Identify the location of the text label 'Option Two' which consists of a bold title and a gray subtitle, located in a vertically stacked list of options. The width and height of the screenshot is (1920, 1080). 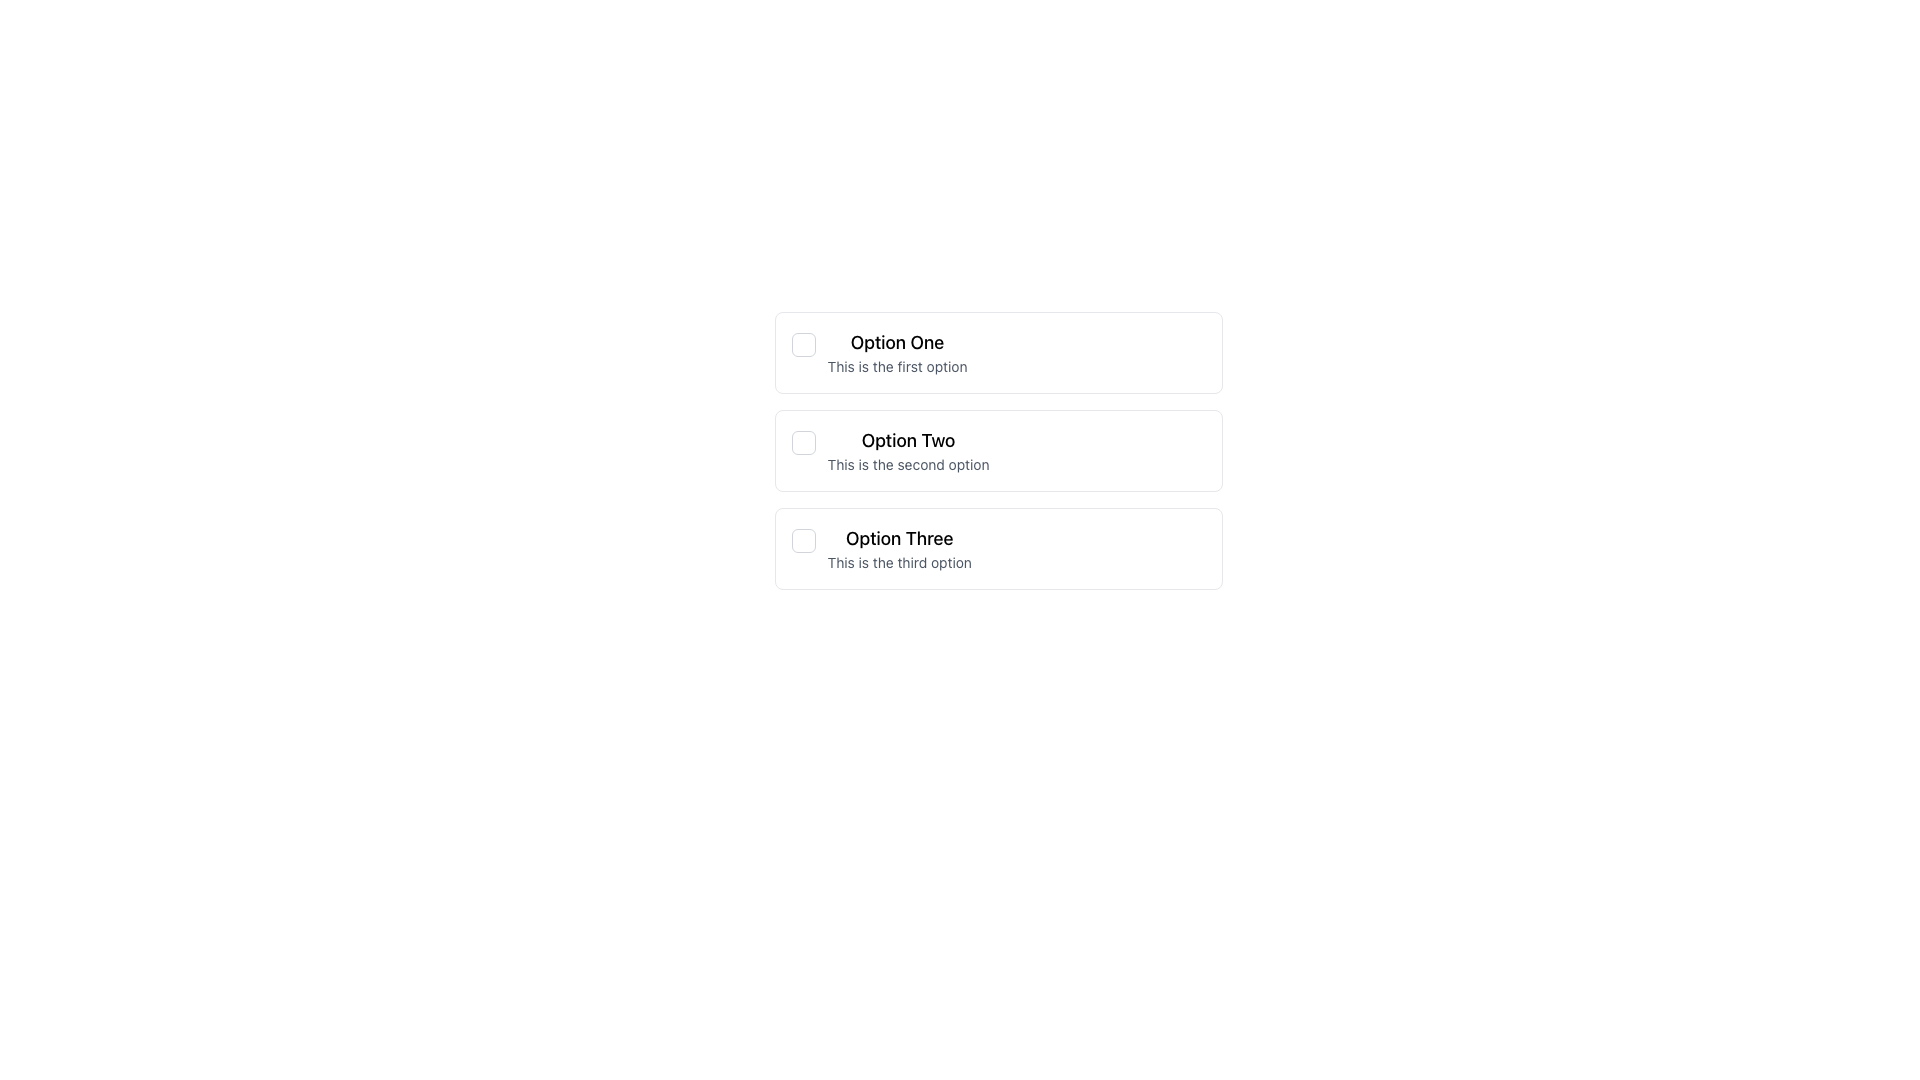
(907, 451).